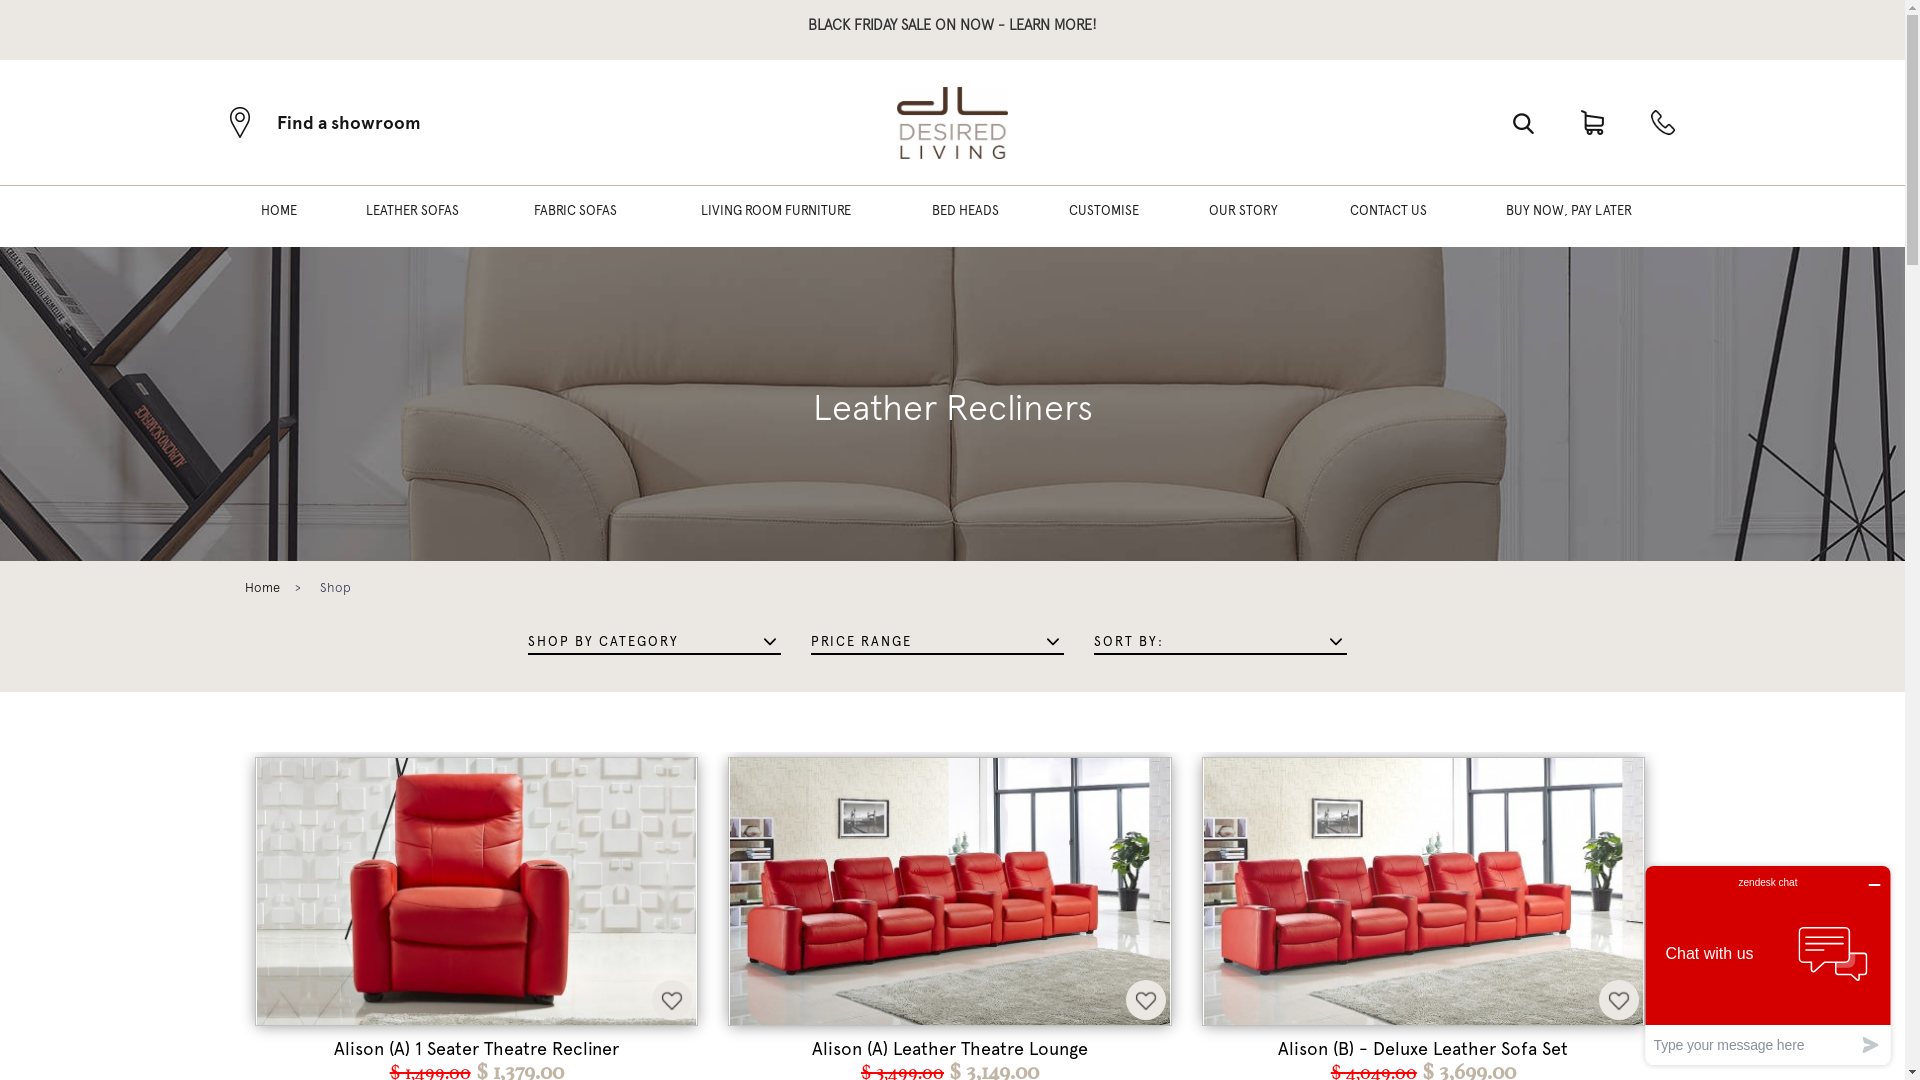 Image resolution: width=1920 pixels, height=1080 pixels. What do you see at coordinates (261, 586) in the screenshot?
I see `'Home'` at bounding box center [261, 586].